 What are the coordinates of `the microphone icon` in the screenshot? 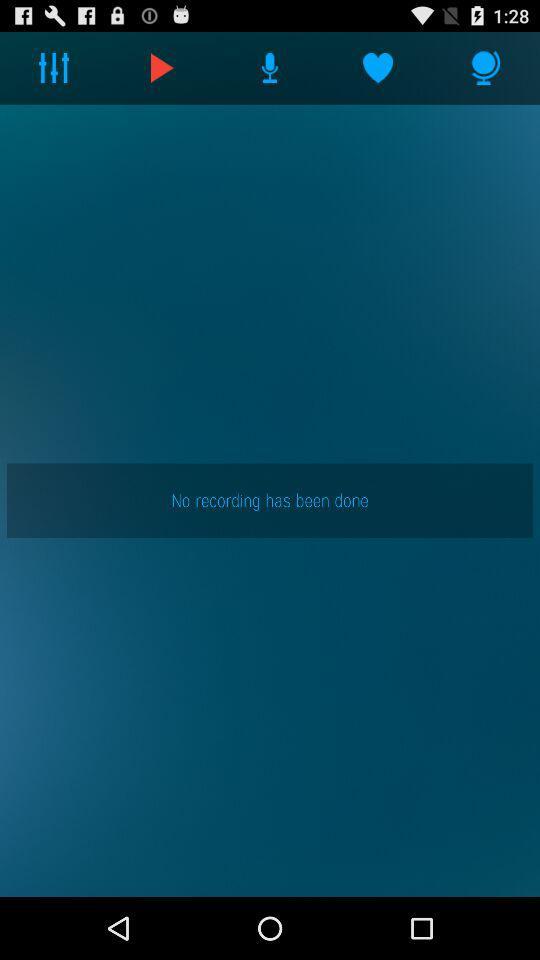 It's located at (485, 72).